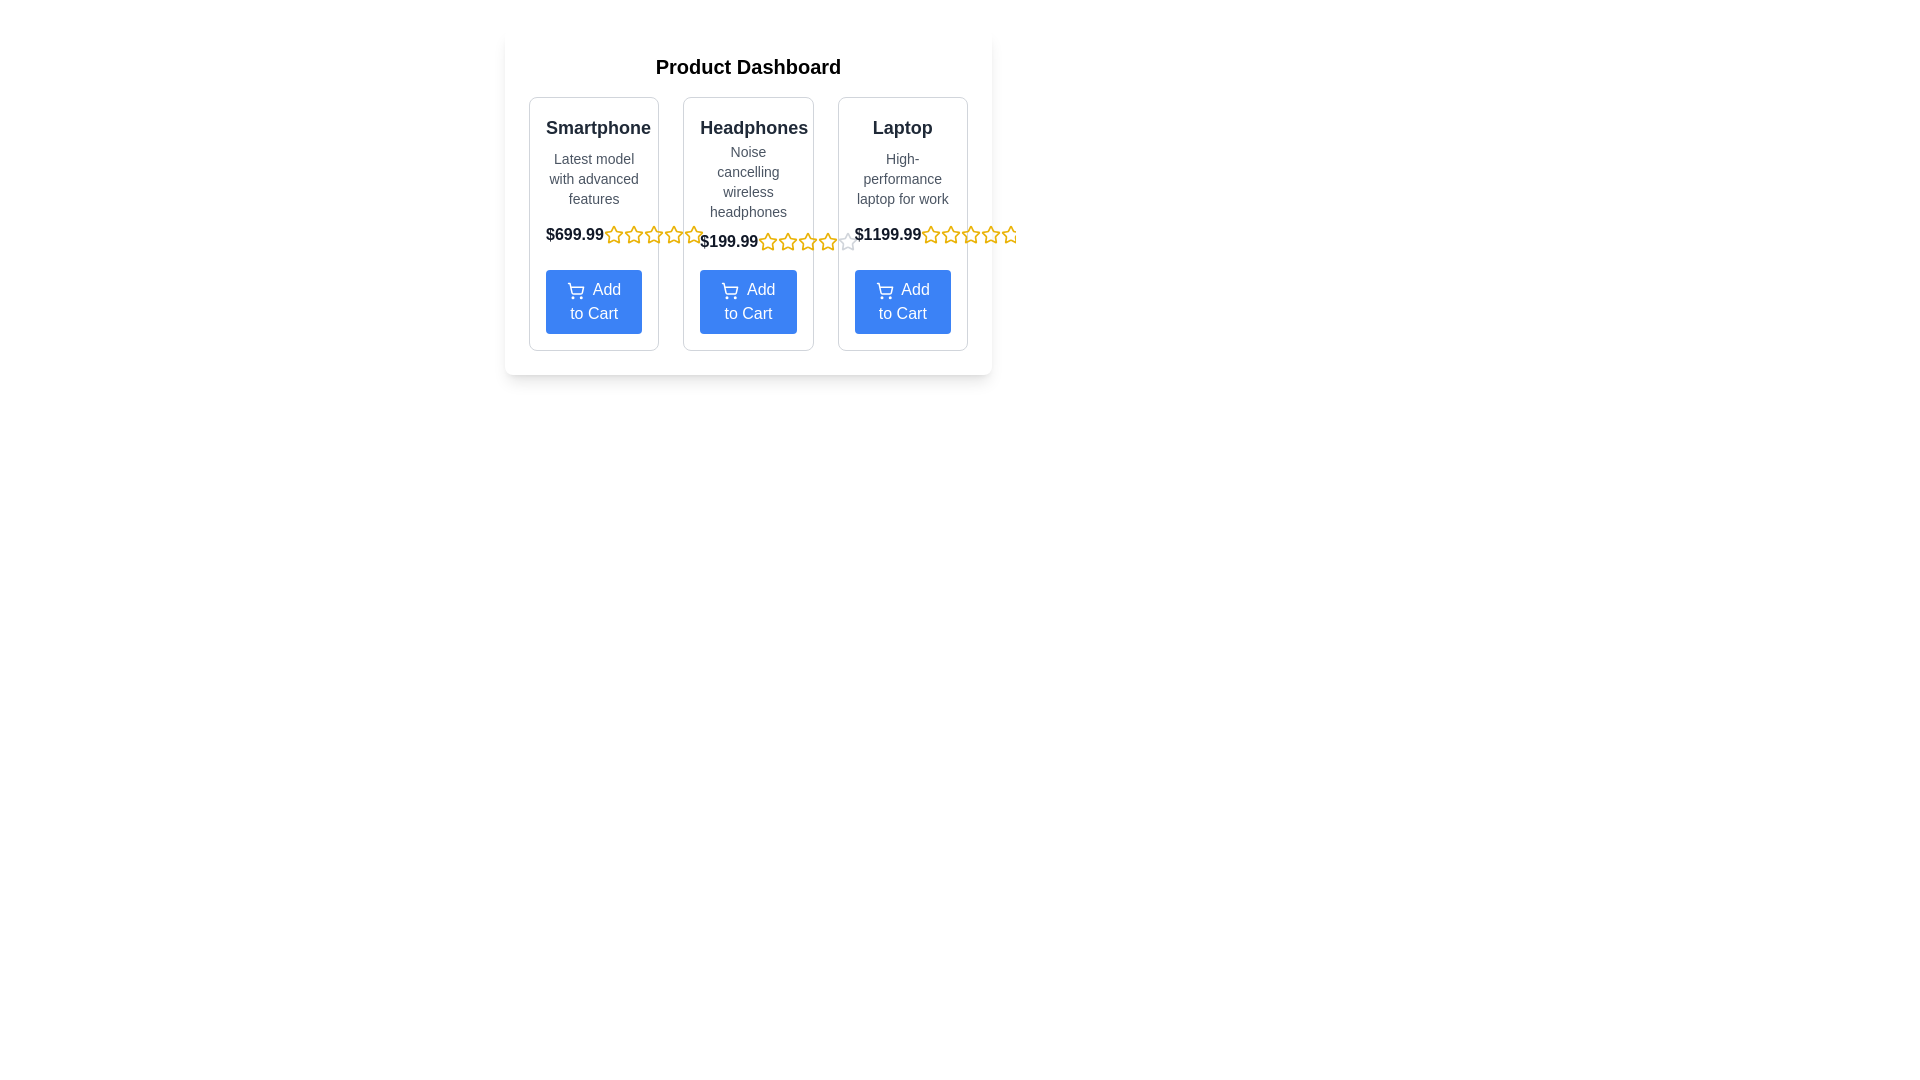 The image size is (1920, 1080). Describe the element at coordinates (887, 234) in the screenshot. I see `the price text label located in the third column of the product listing, which is positioned above the yellow stars and next to the 'Laptop' title` at that location.